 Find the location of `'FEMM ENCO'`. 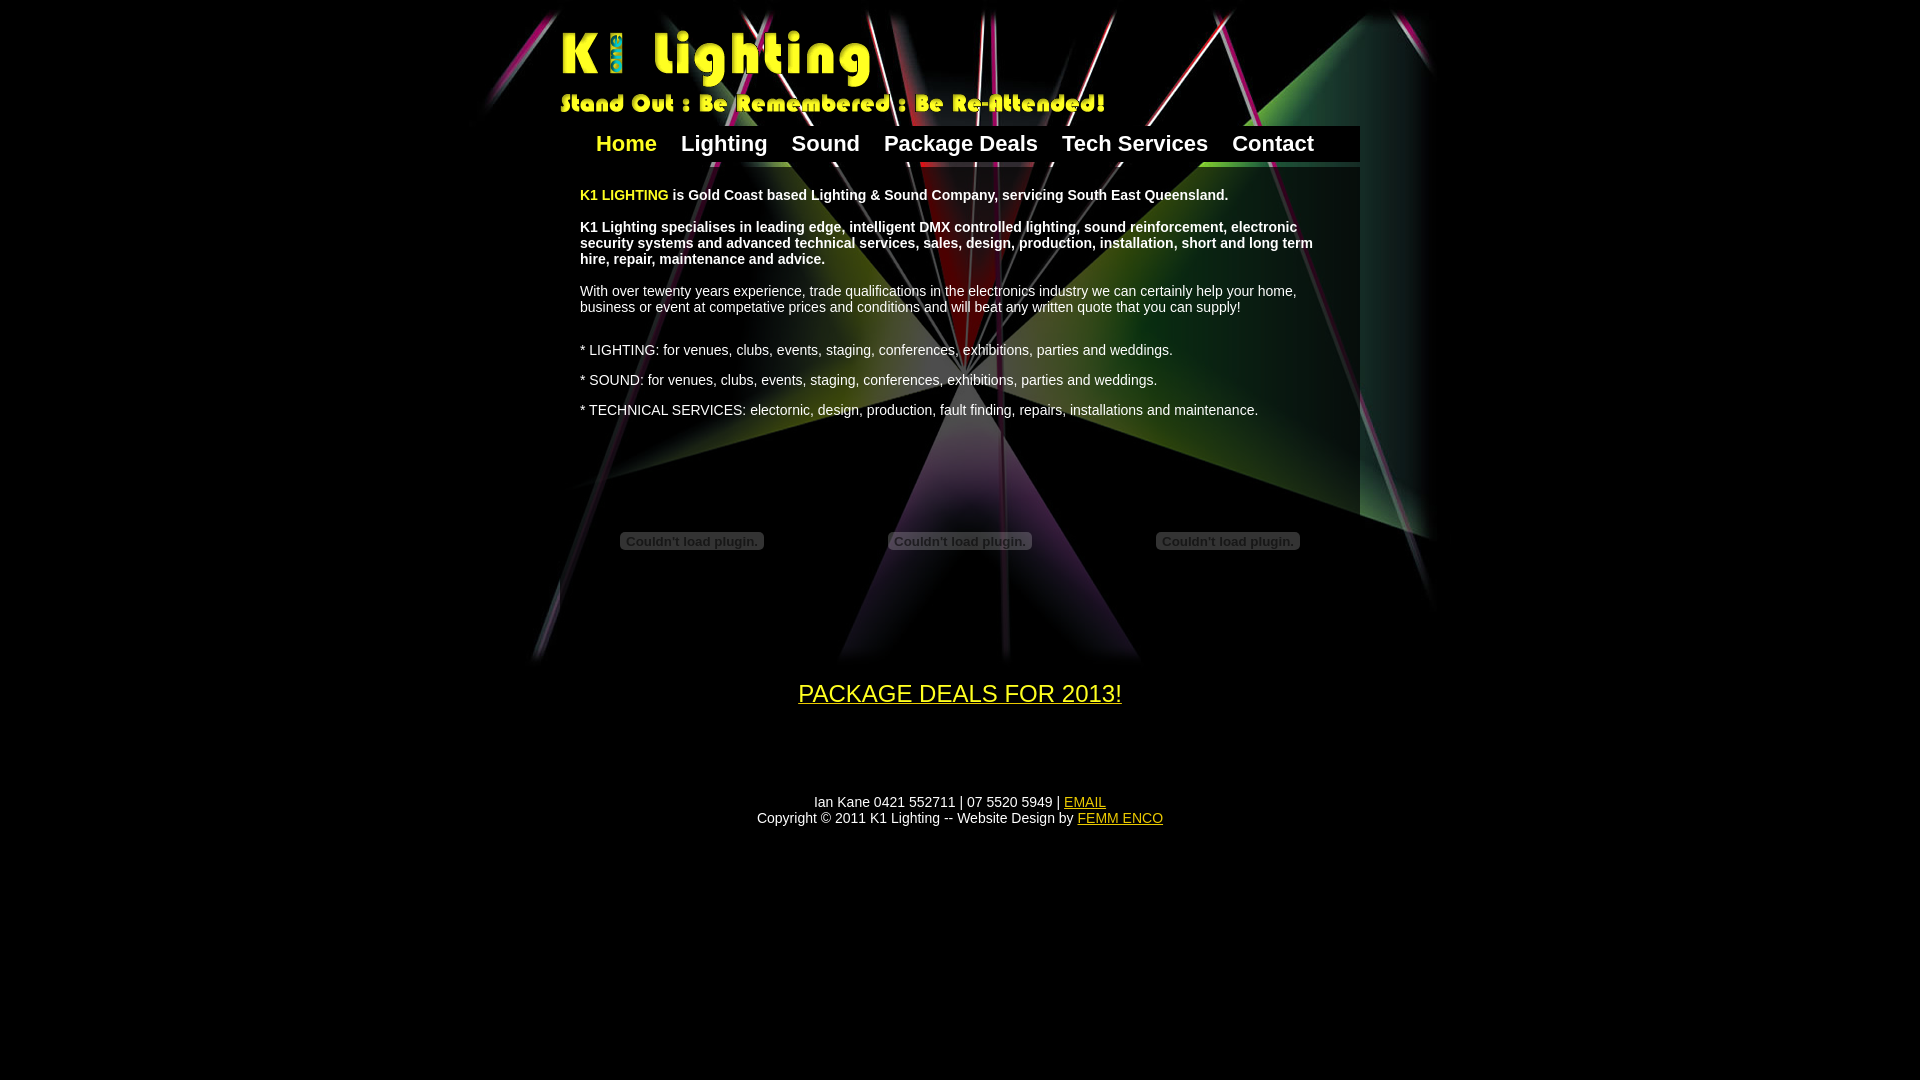

'FEMM ENCO' is located at coordinates (1121, 817).